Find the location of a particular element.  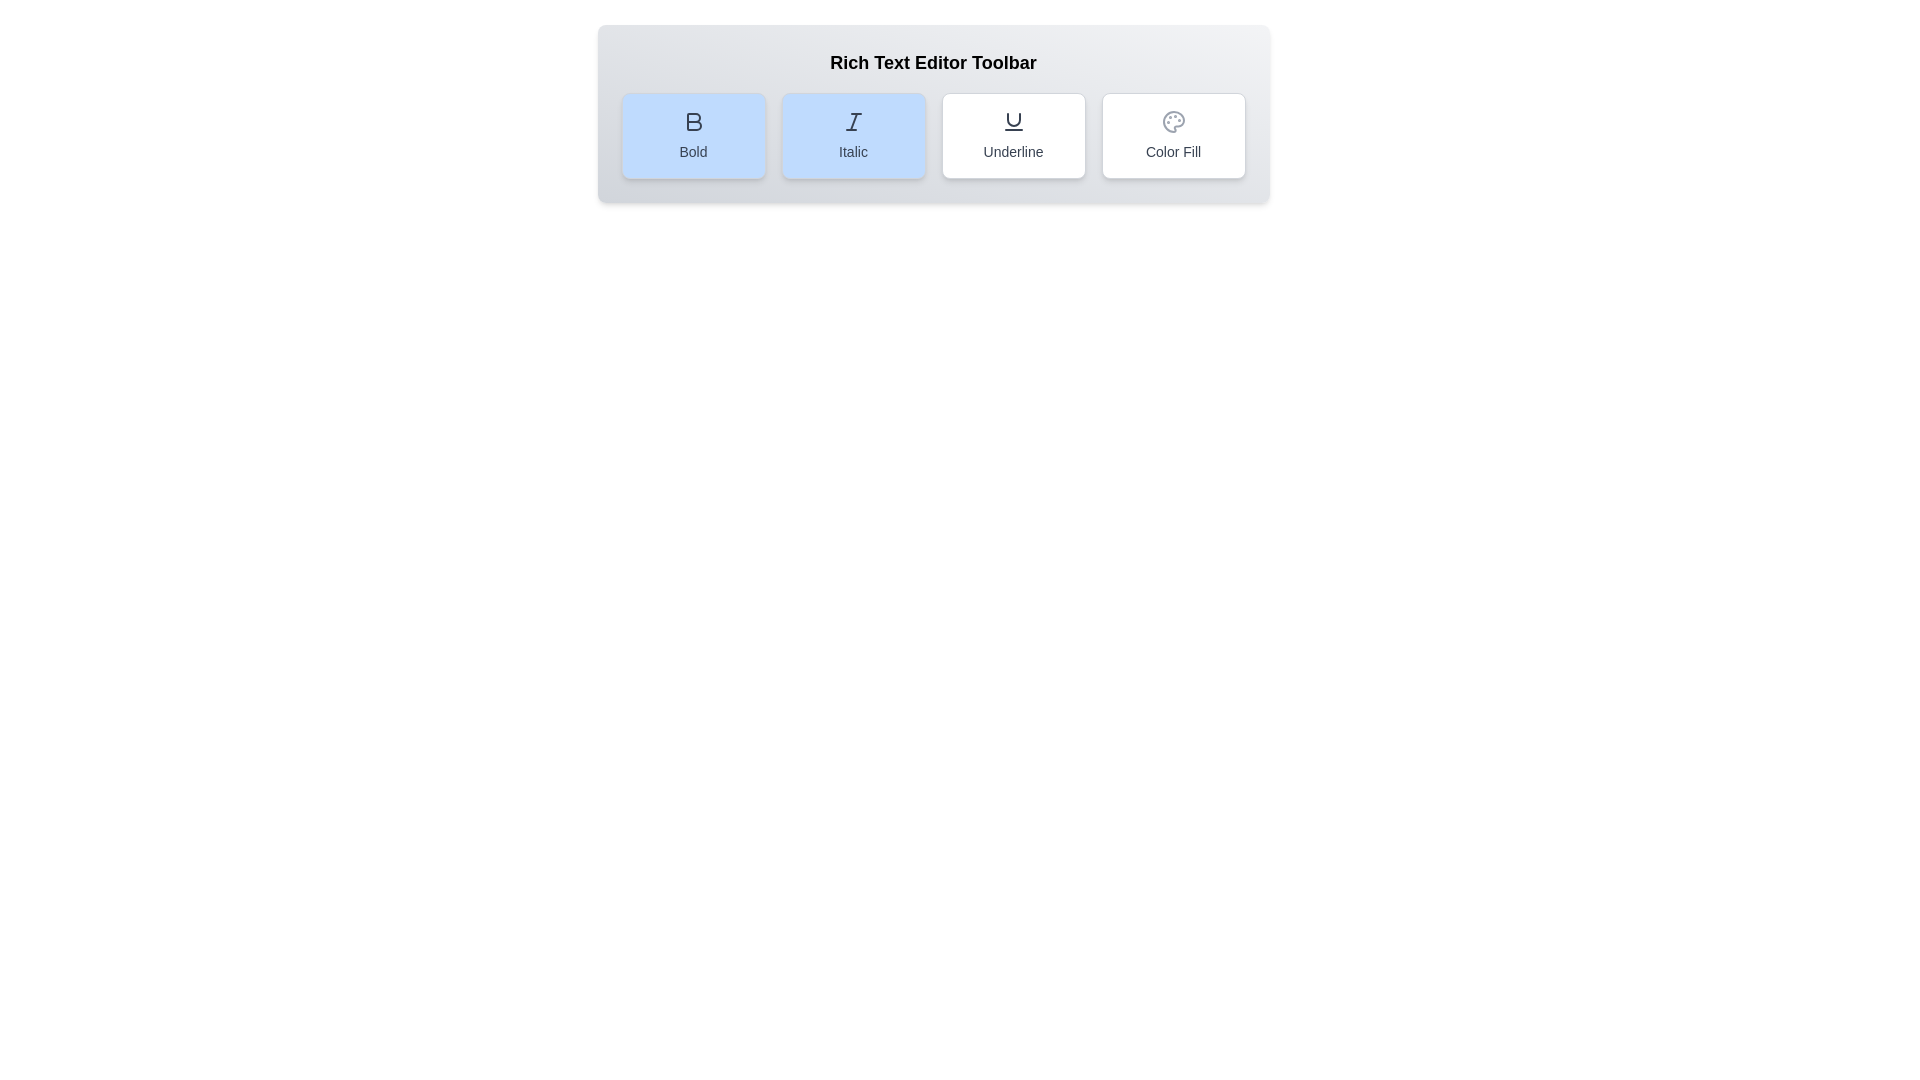

the Bold button to toggle the bold formatting option is located at coordinates (693, 135).